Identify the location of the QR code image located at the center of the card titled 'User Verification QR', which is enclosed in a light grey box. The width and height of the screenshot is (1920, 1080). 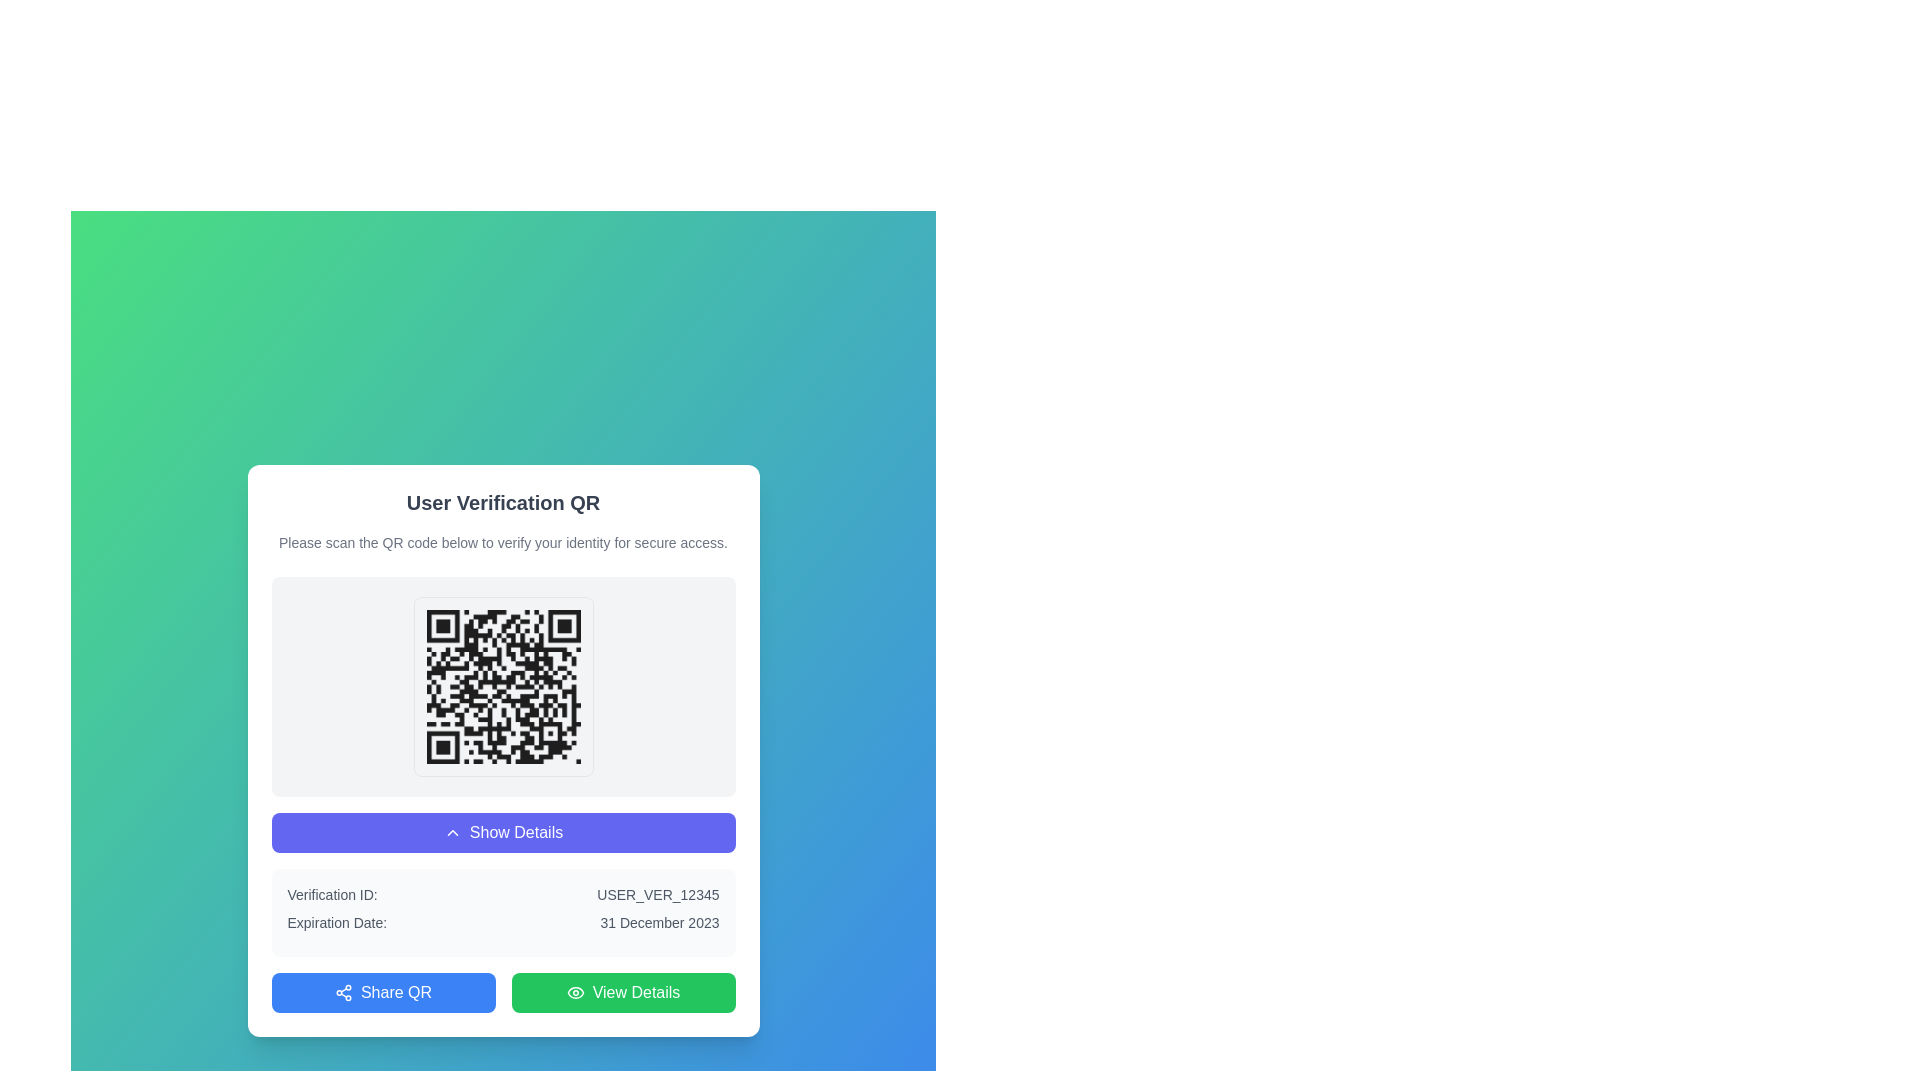
(503, 685).